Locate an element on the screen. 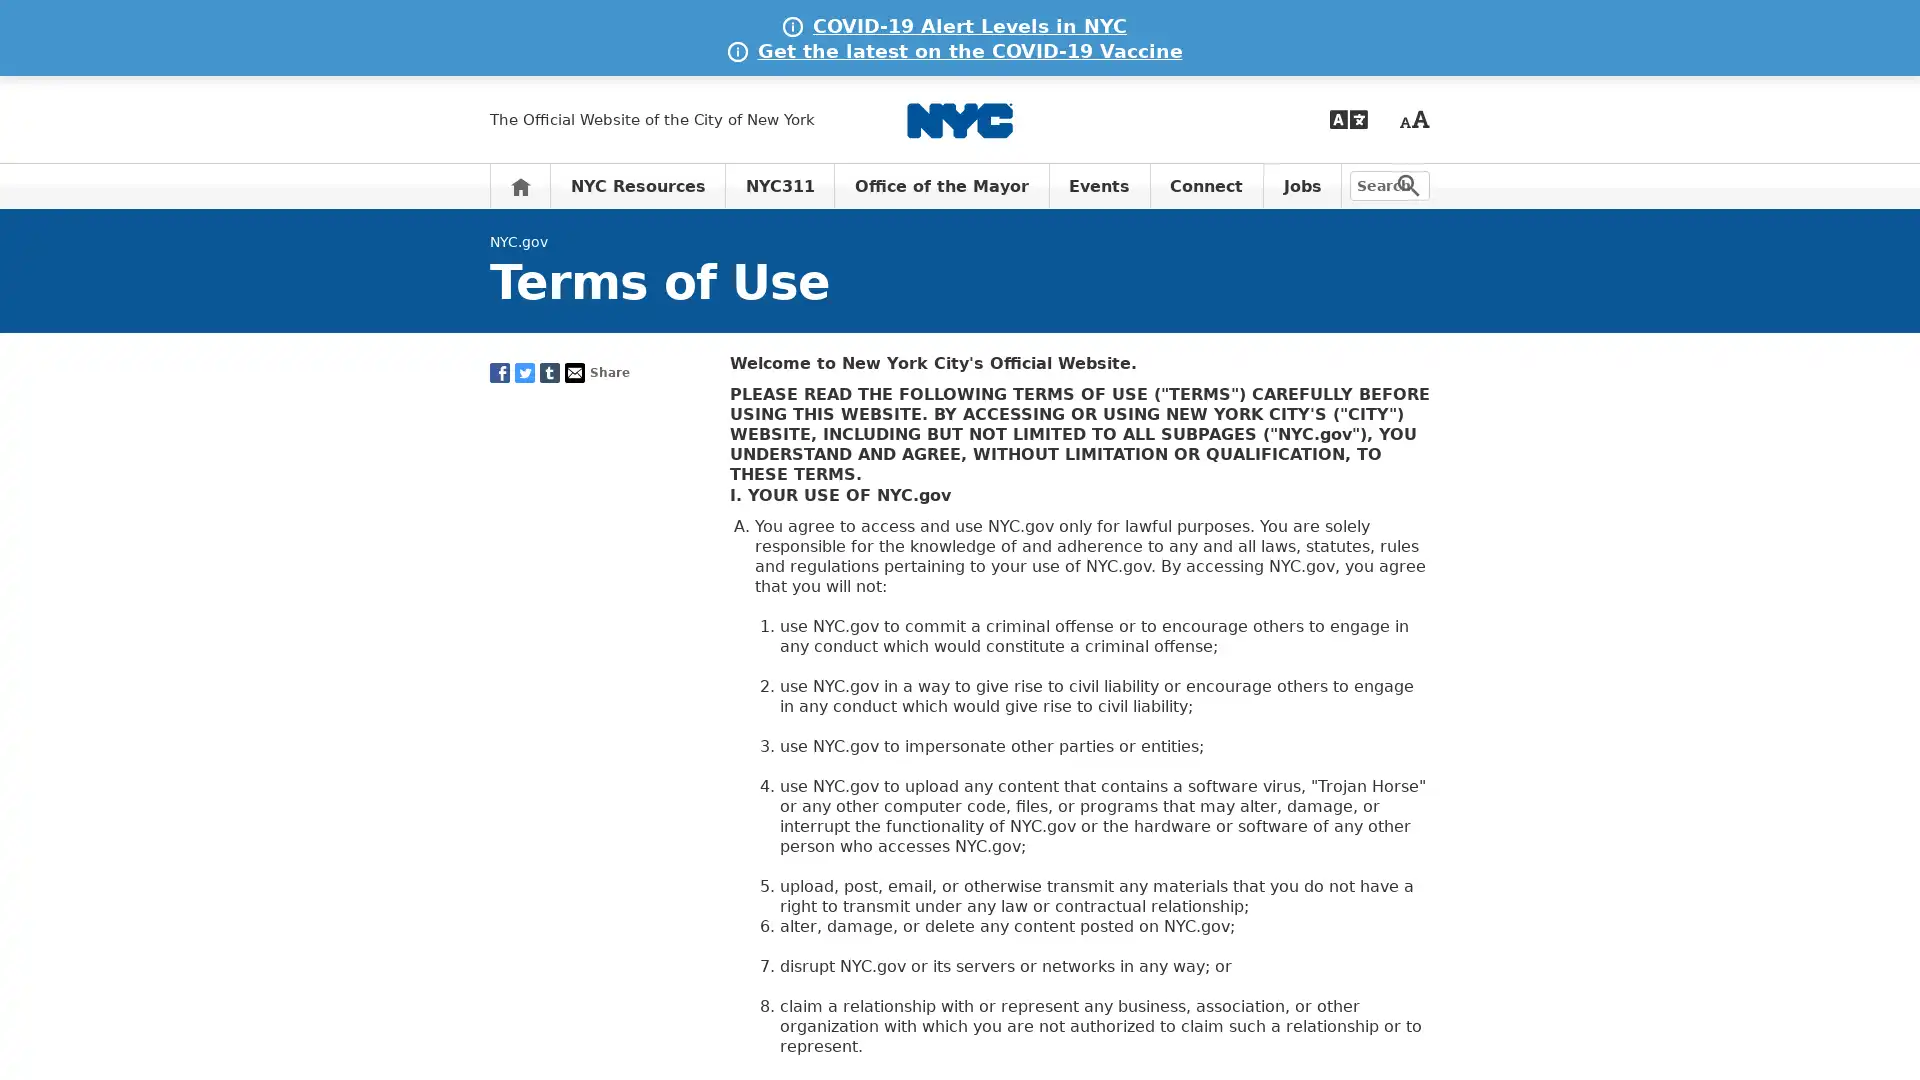 The image size is (1920, 1080). Search is located at coordinates (1408, 185).